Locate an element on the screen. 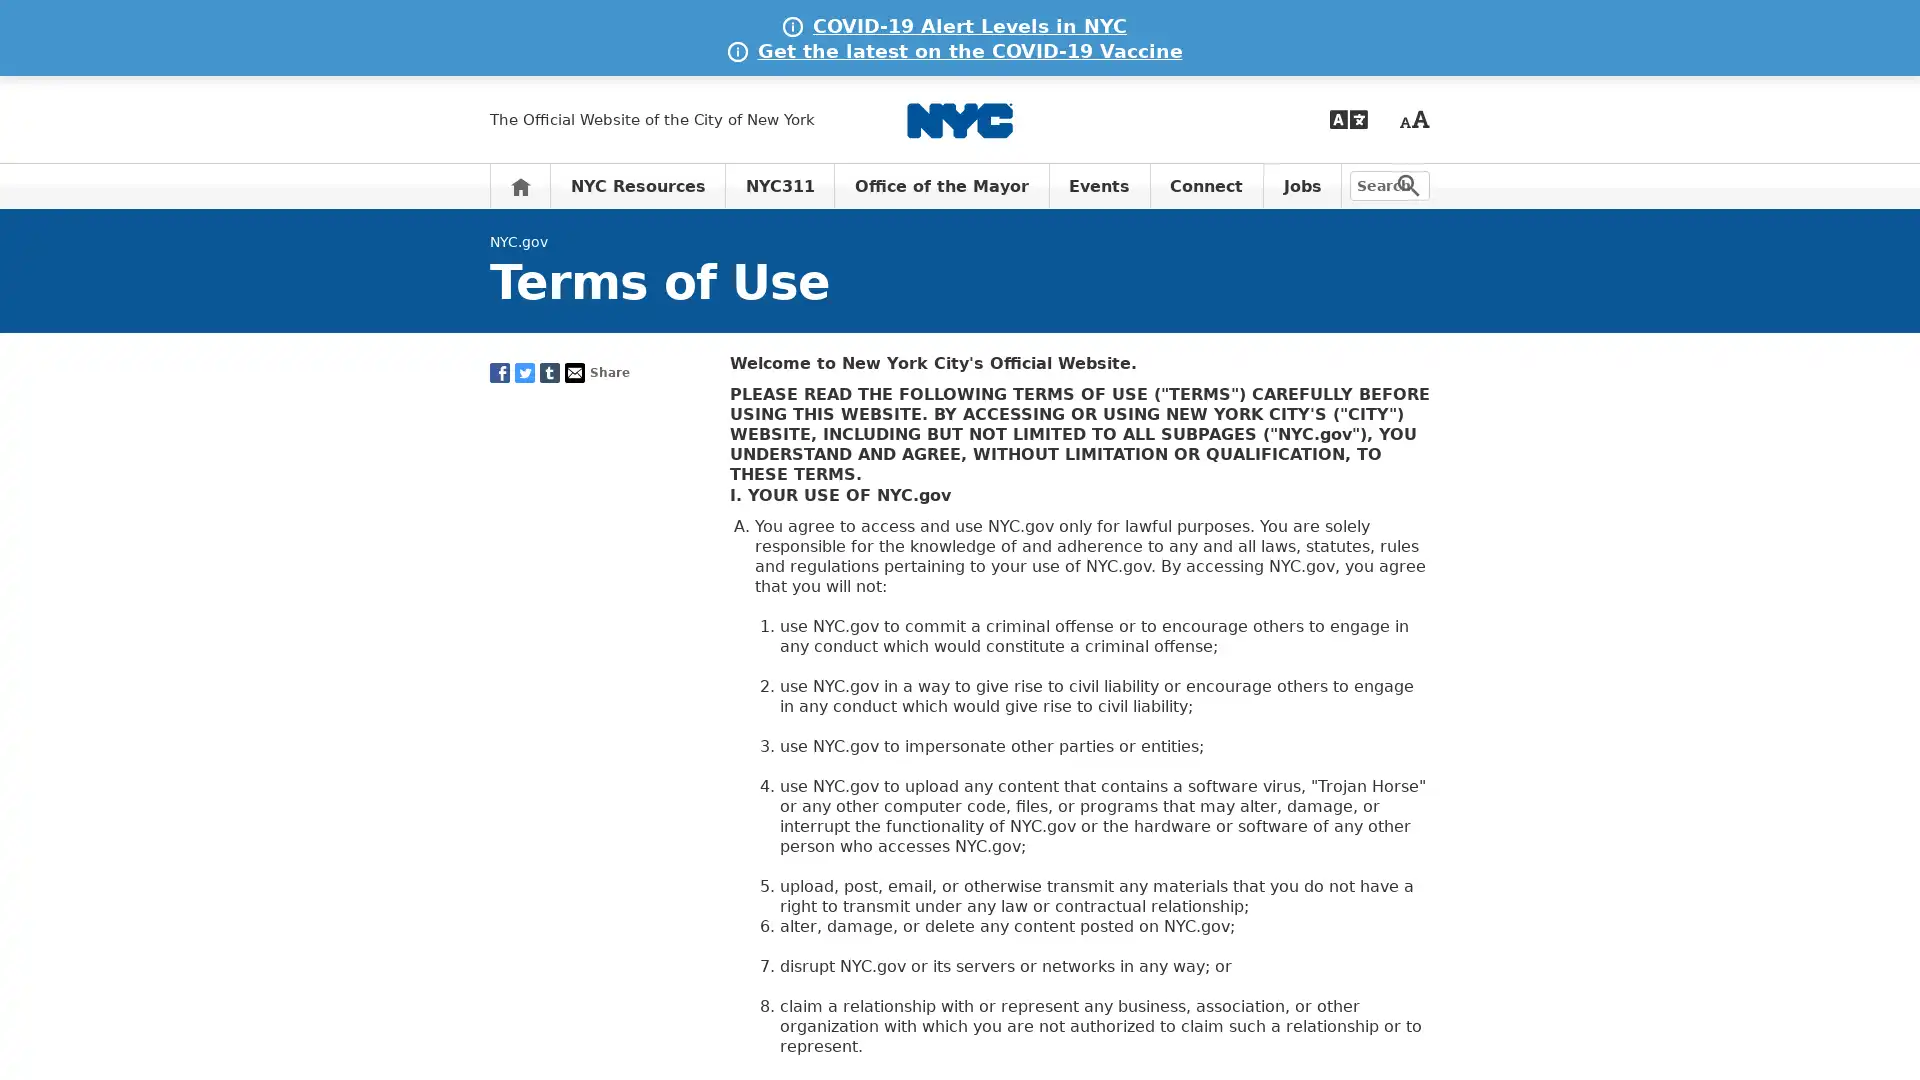 The image size is (1920, 1080). Search is located at coordinates (1408, 185).